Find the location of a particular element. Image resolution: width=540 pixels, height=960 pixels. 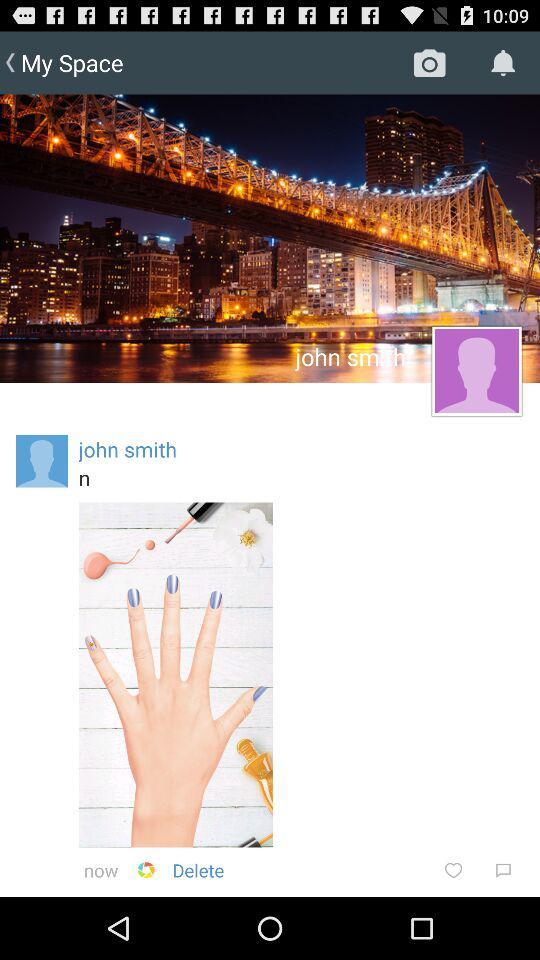

the n icon is located at coordinates (300, 477).